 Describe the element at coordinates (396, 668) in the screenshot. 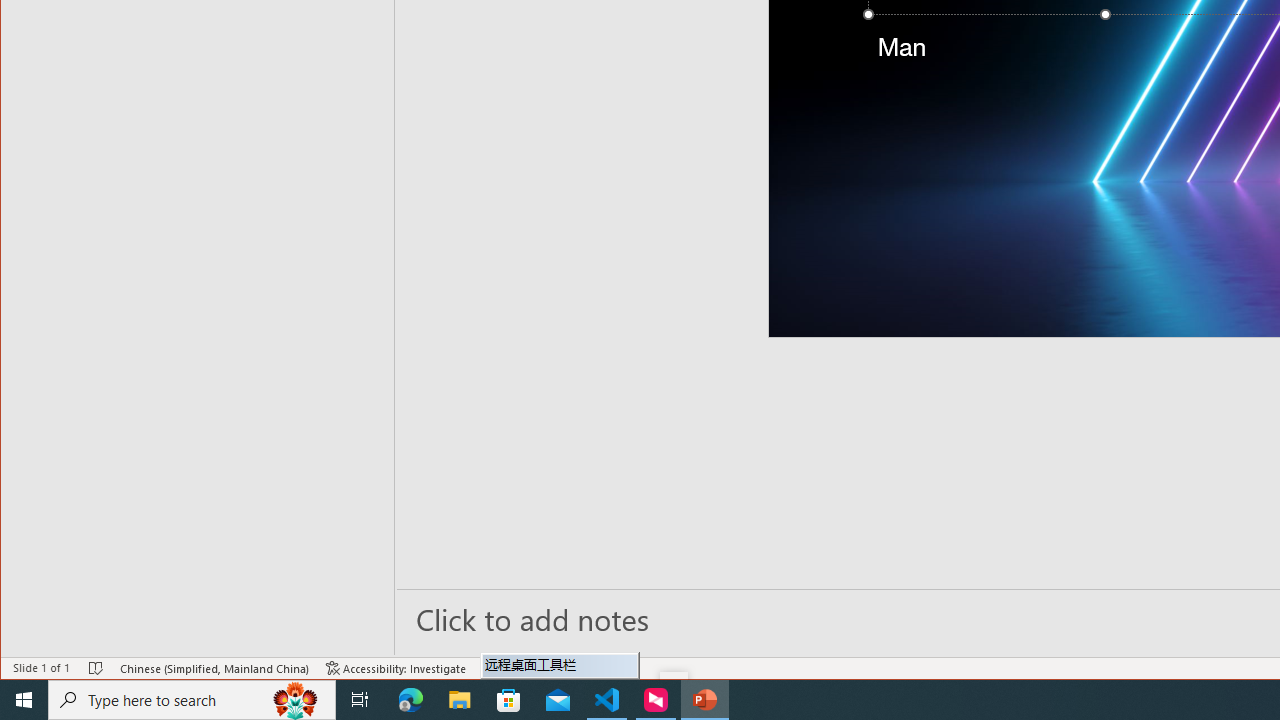

I see `'Accessibility Checker Accessibility: Investigate'` at that location.